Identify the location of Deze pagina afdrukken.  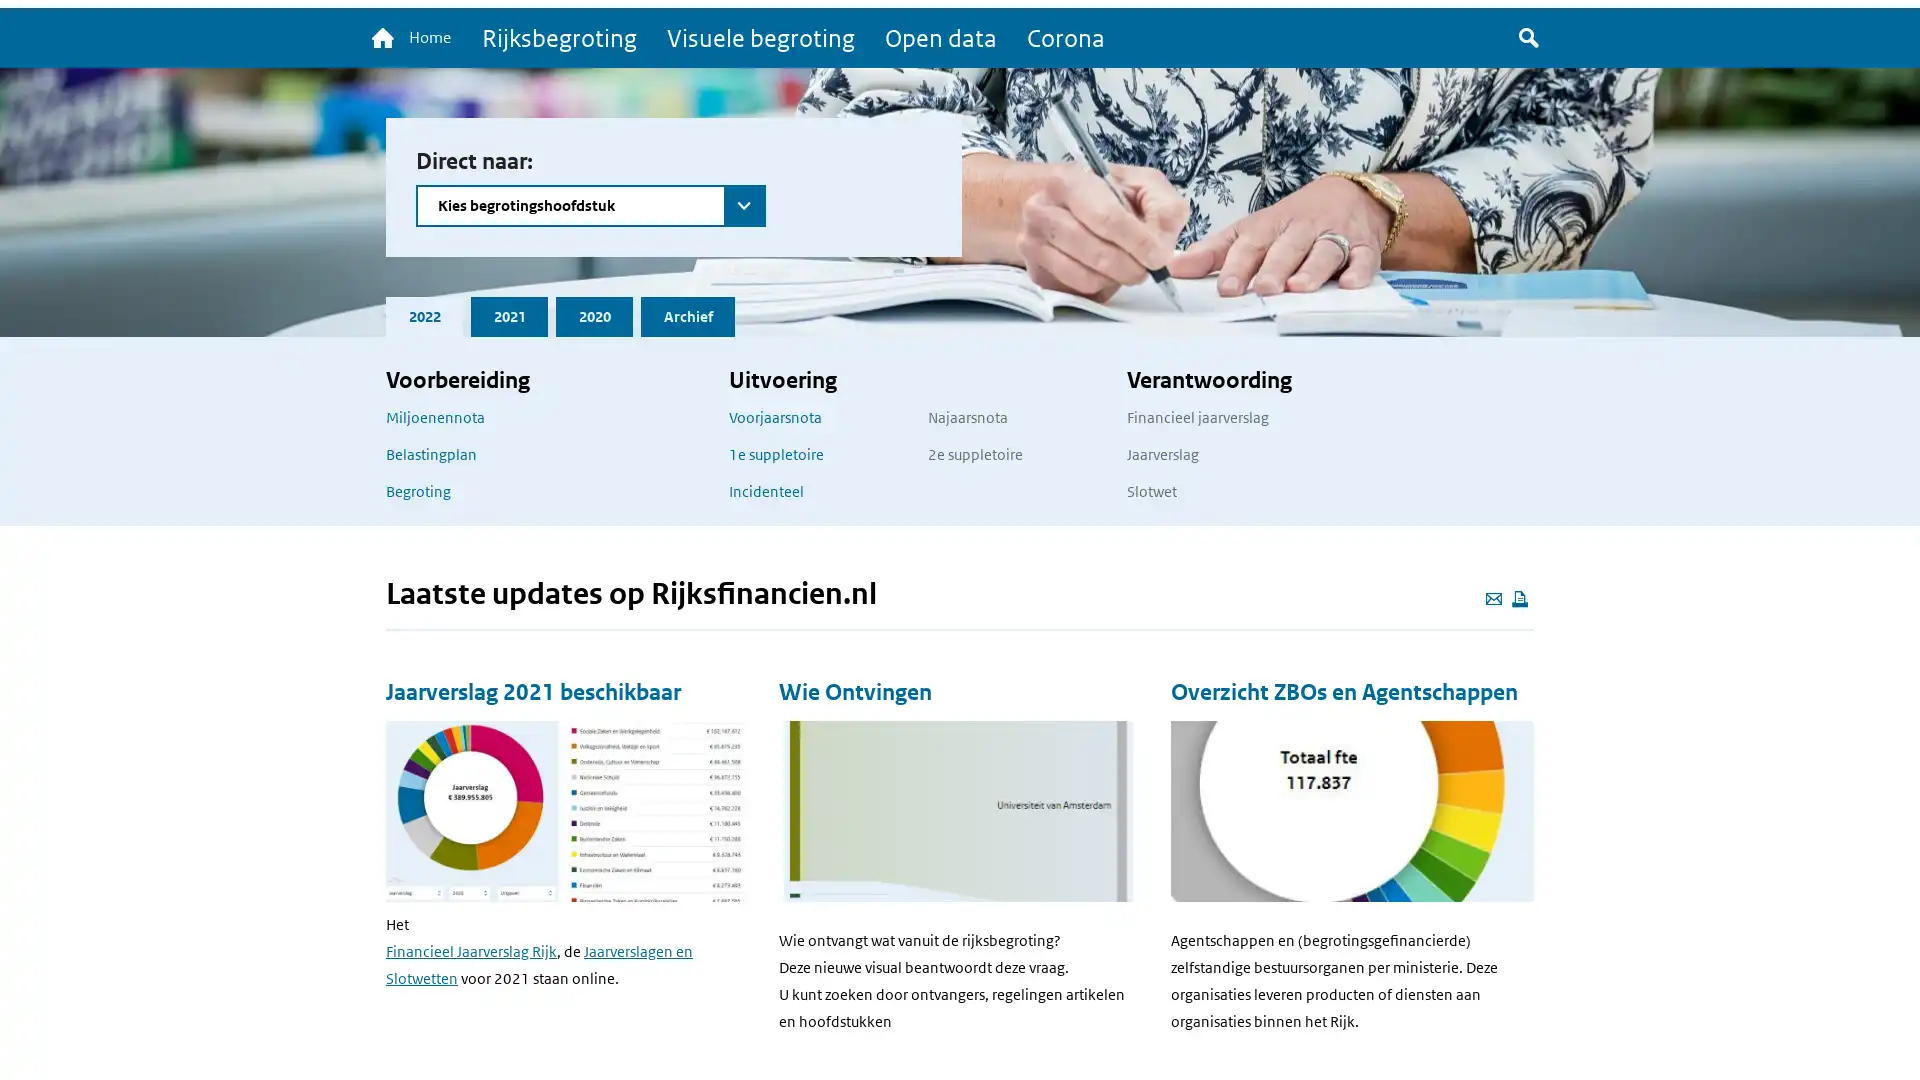
(1520, 599).